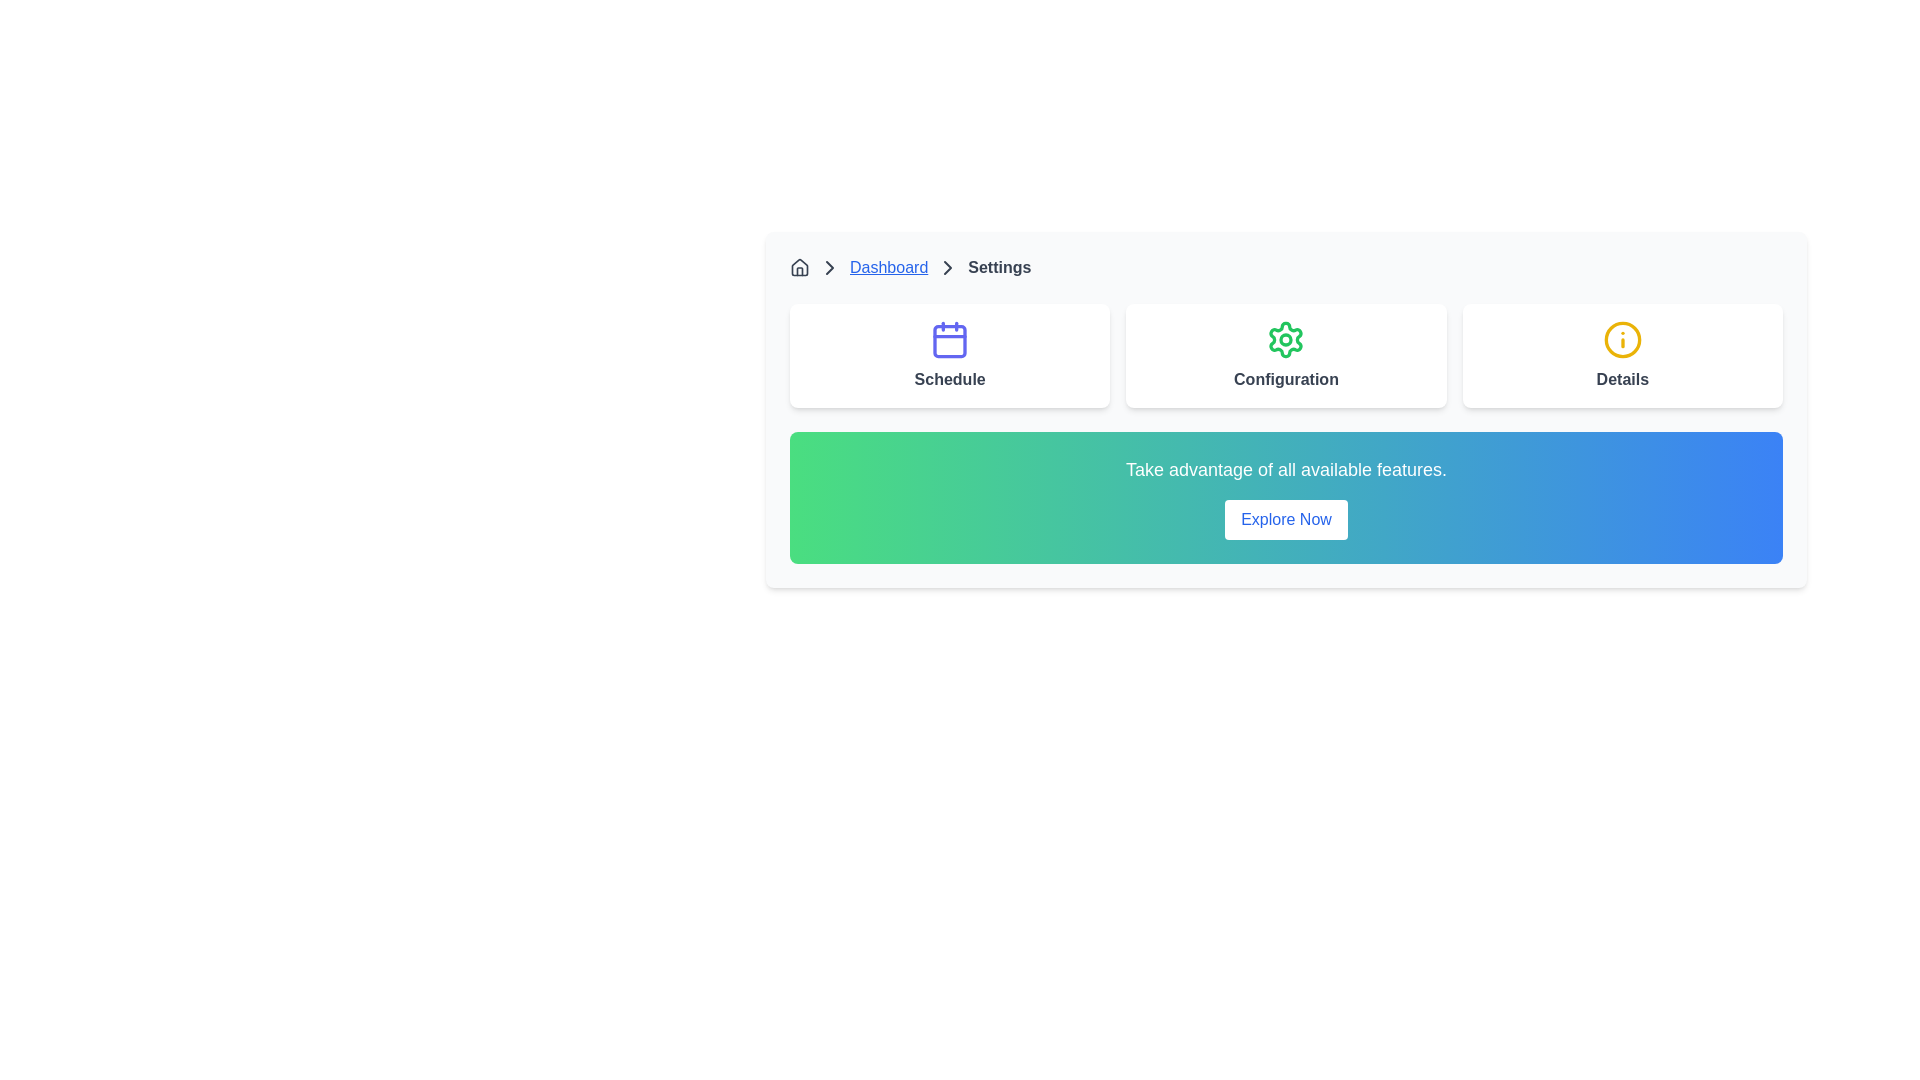  I want to click on text label located in the top-right section of the interface, positioned below the information icon within a card component, so click(1622, 380).